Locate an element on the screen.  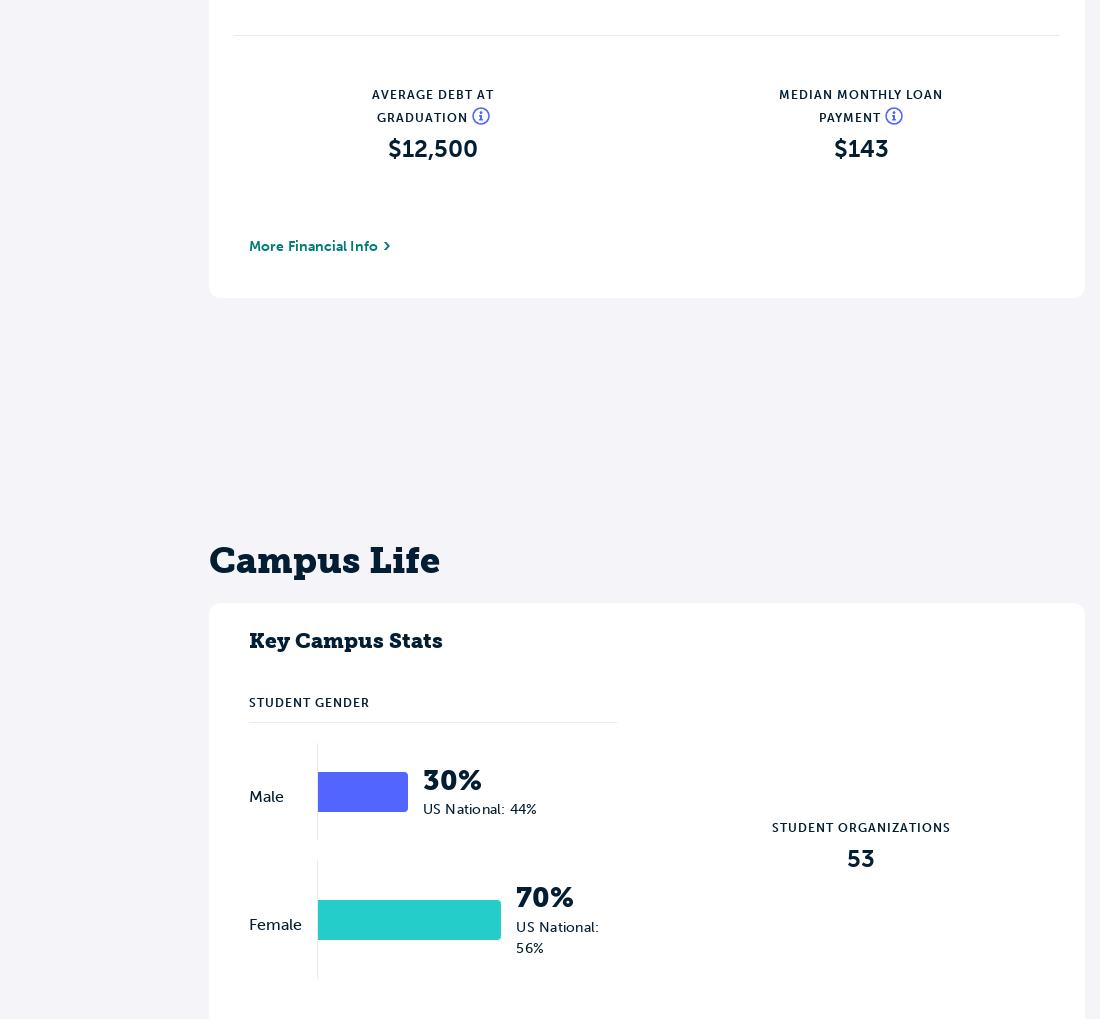
'$12,500' is located at coordinates (431, 147).